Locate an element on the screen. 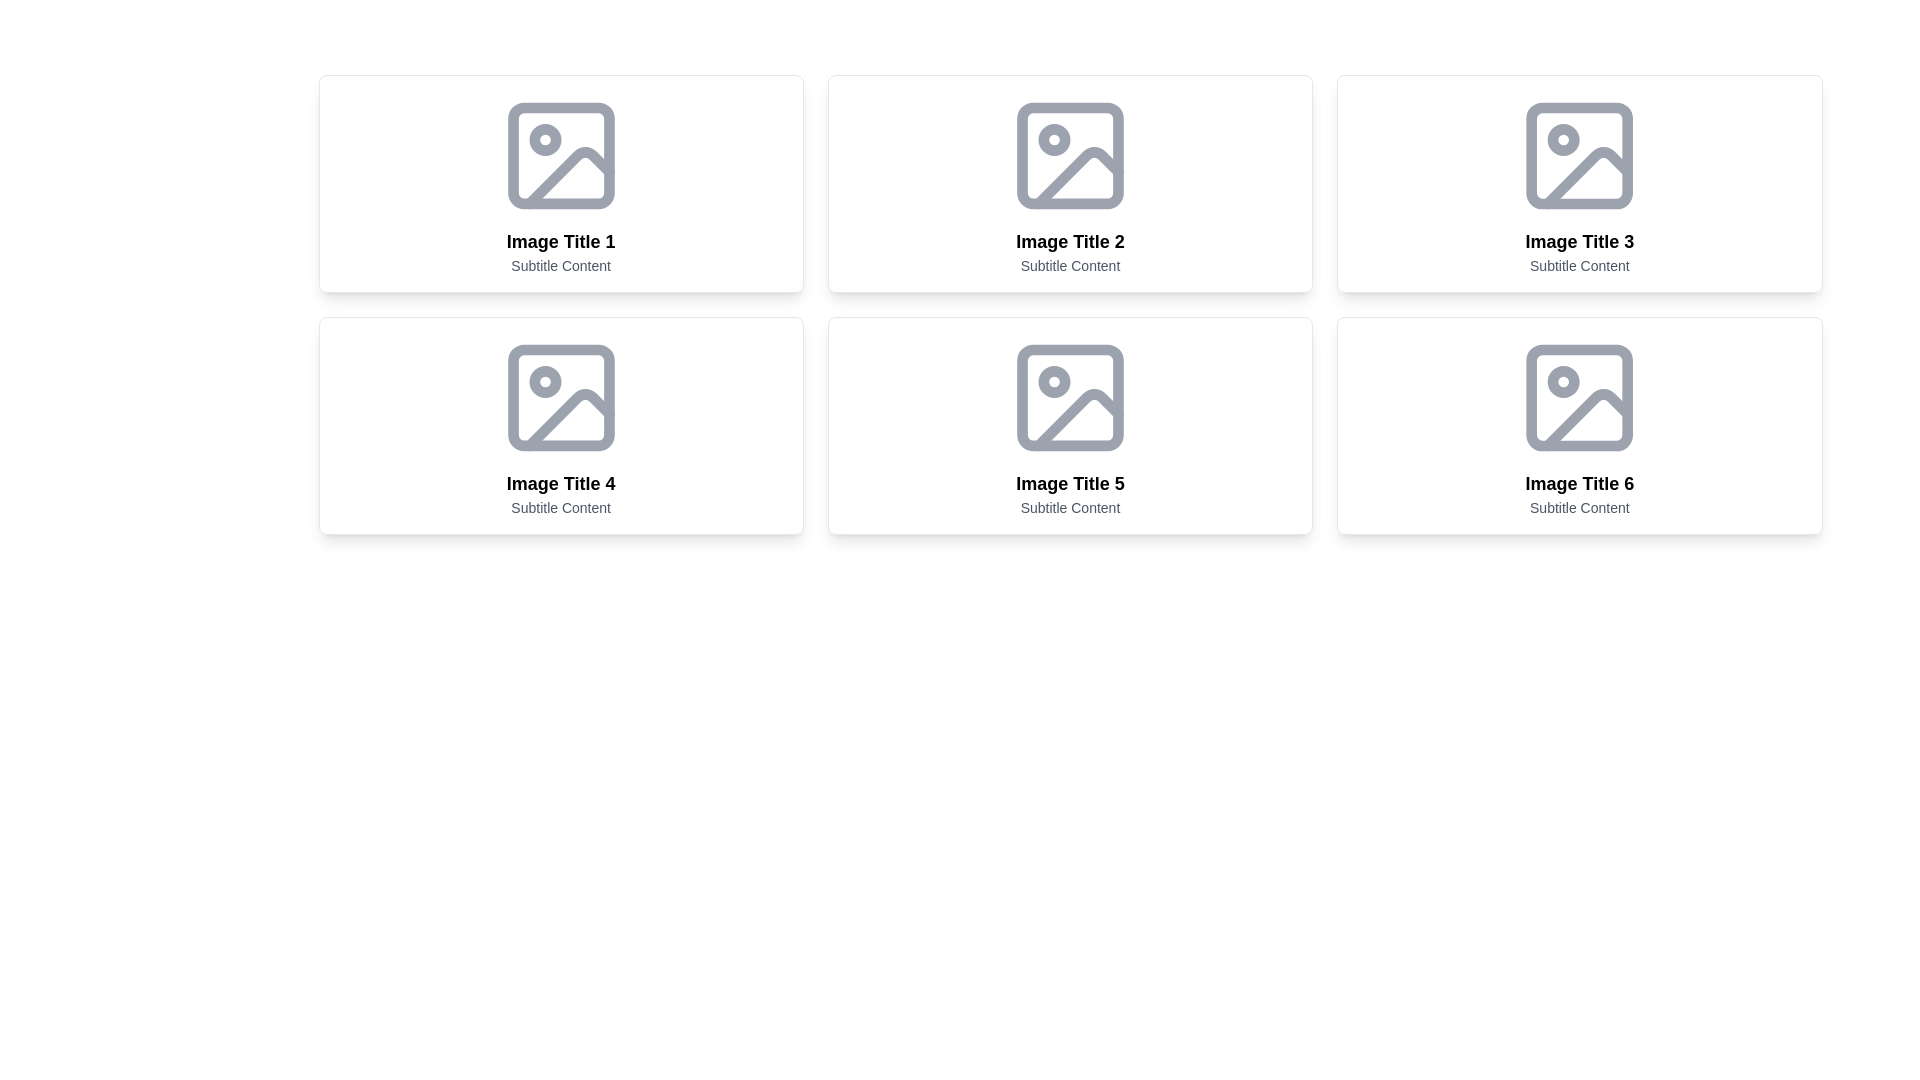  the Decorative SVG element, a rounded-corner rectangle located inside the first SVG graphic corresponding to the 'Image Title 1' card in the top-left position of the grid layout is located at coordinates (560, 154).